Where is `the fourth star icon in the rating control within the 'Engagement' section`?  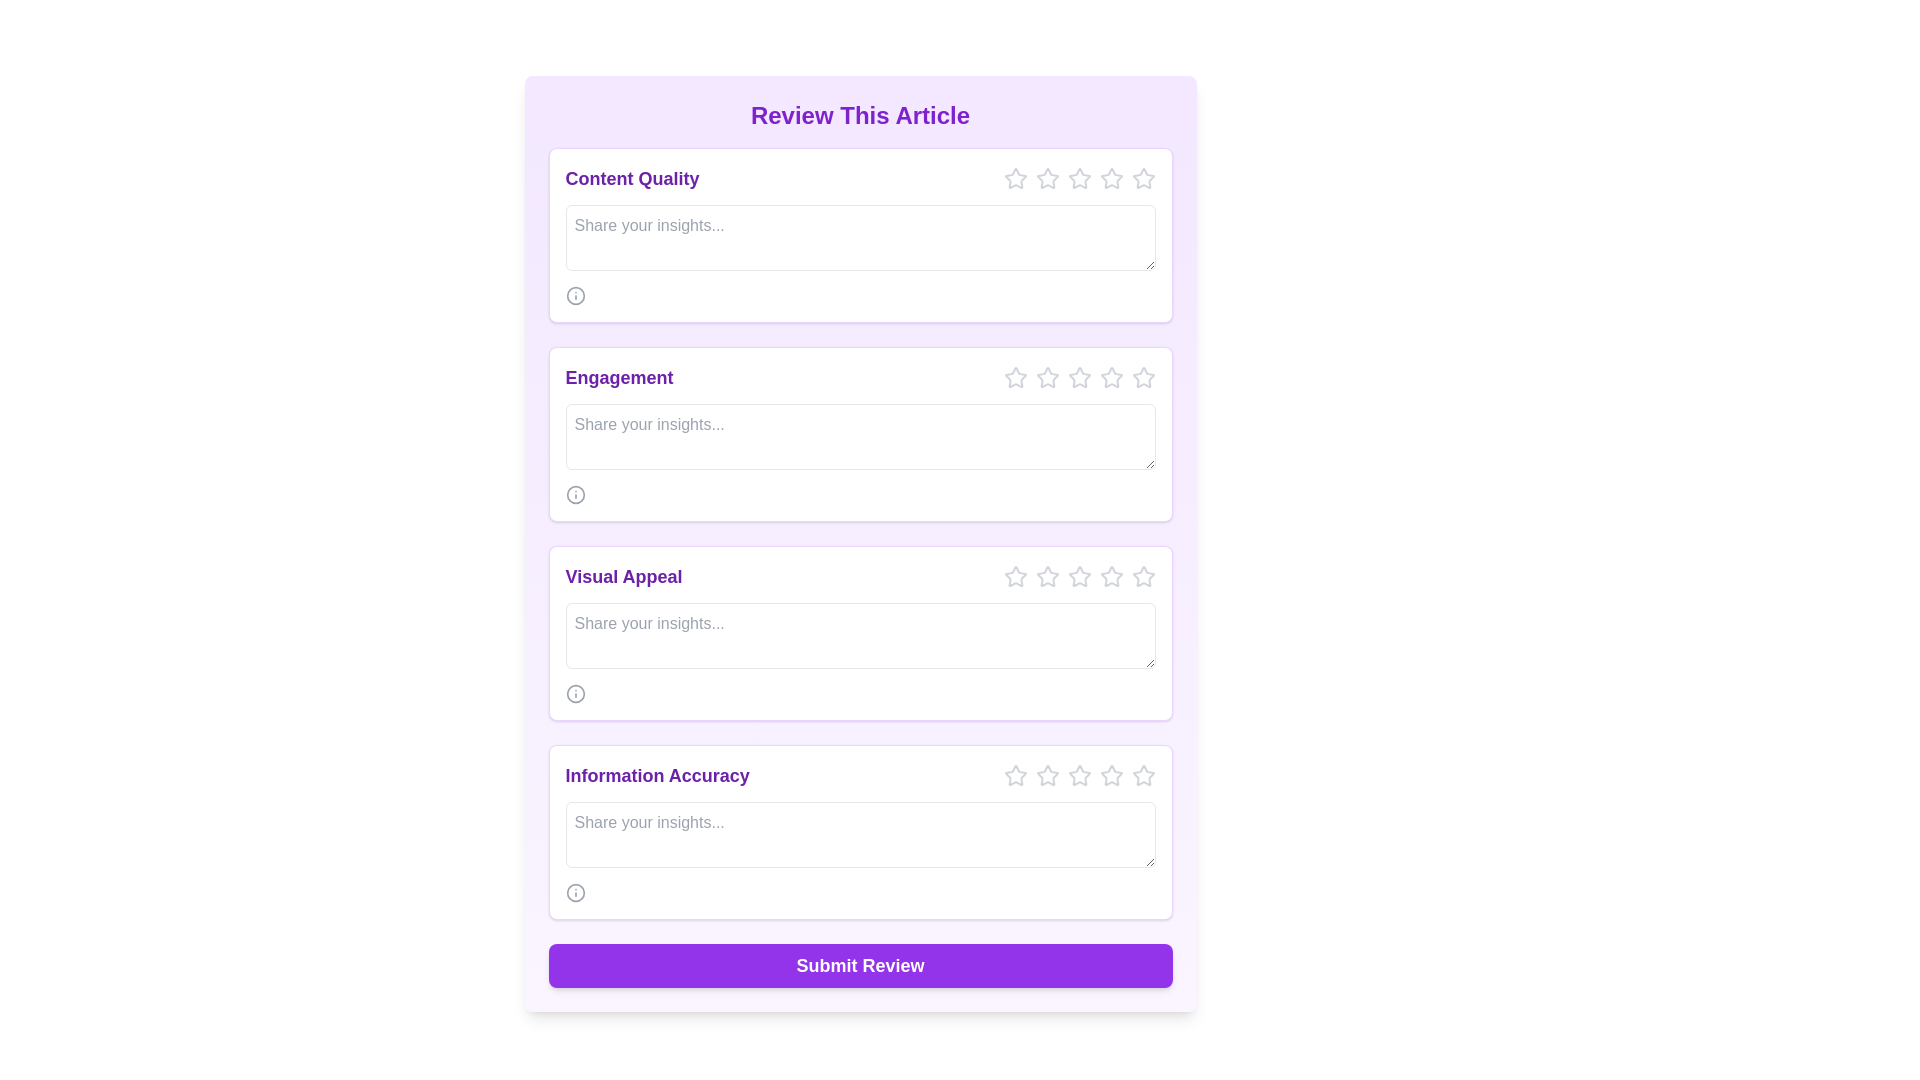 the fourth star icon in the rating control within the 'Engagement' section is located at coordinates (1078, 378).